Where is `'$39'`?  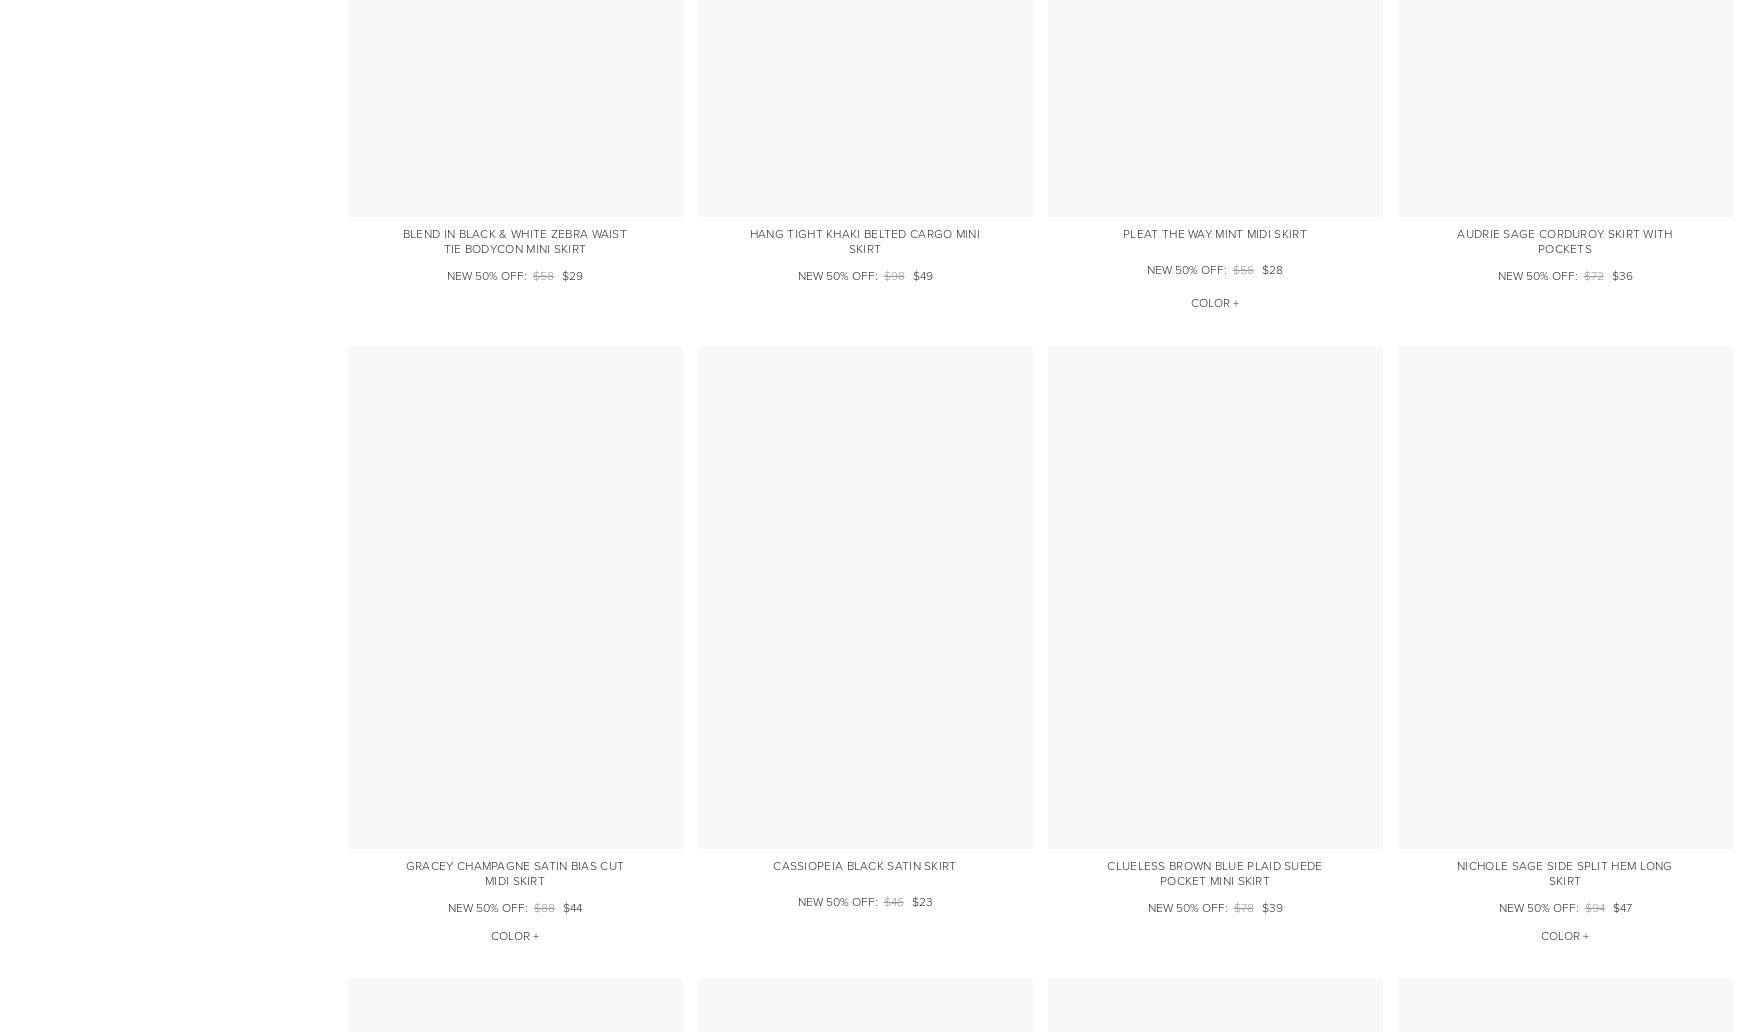
'$39' is located at coordinates (1270, 907).